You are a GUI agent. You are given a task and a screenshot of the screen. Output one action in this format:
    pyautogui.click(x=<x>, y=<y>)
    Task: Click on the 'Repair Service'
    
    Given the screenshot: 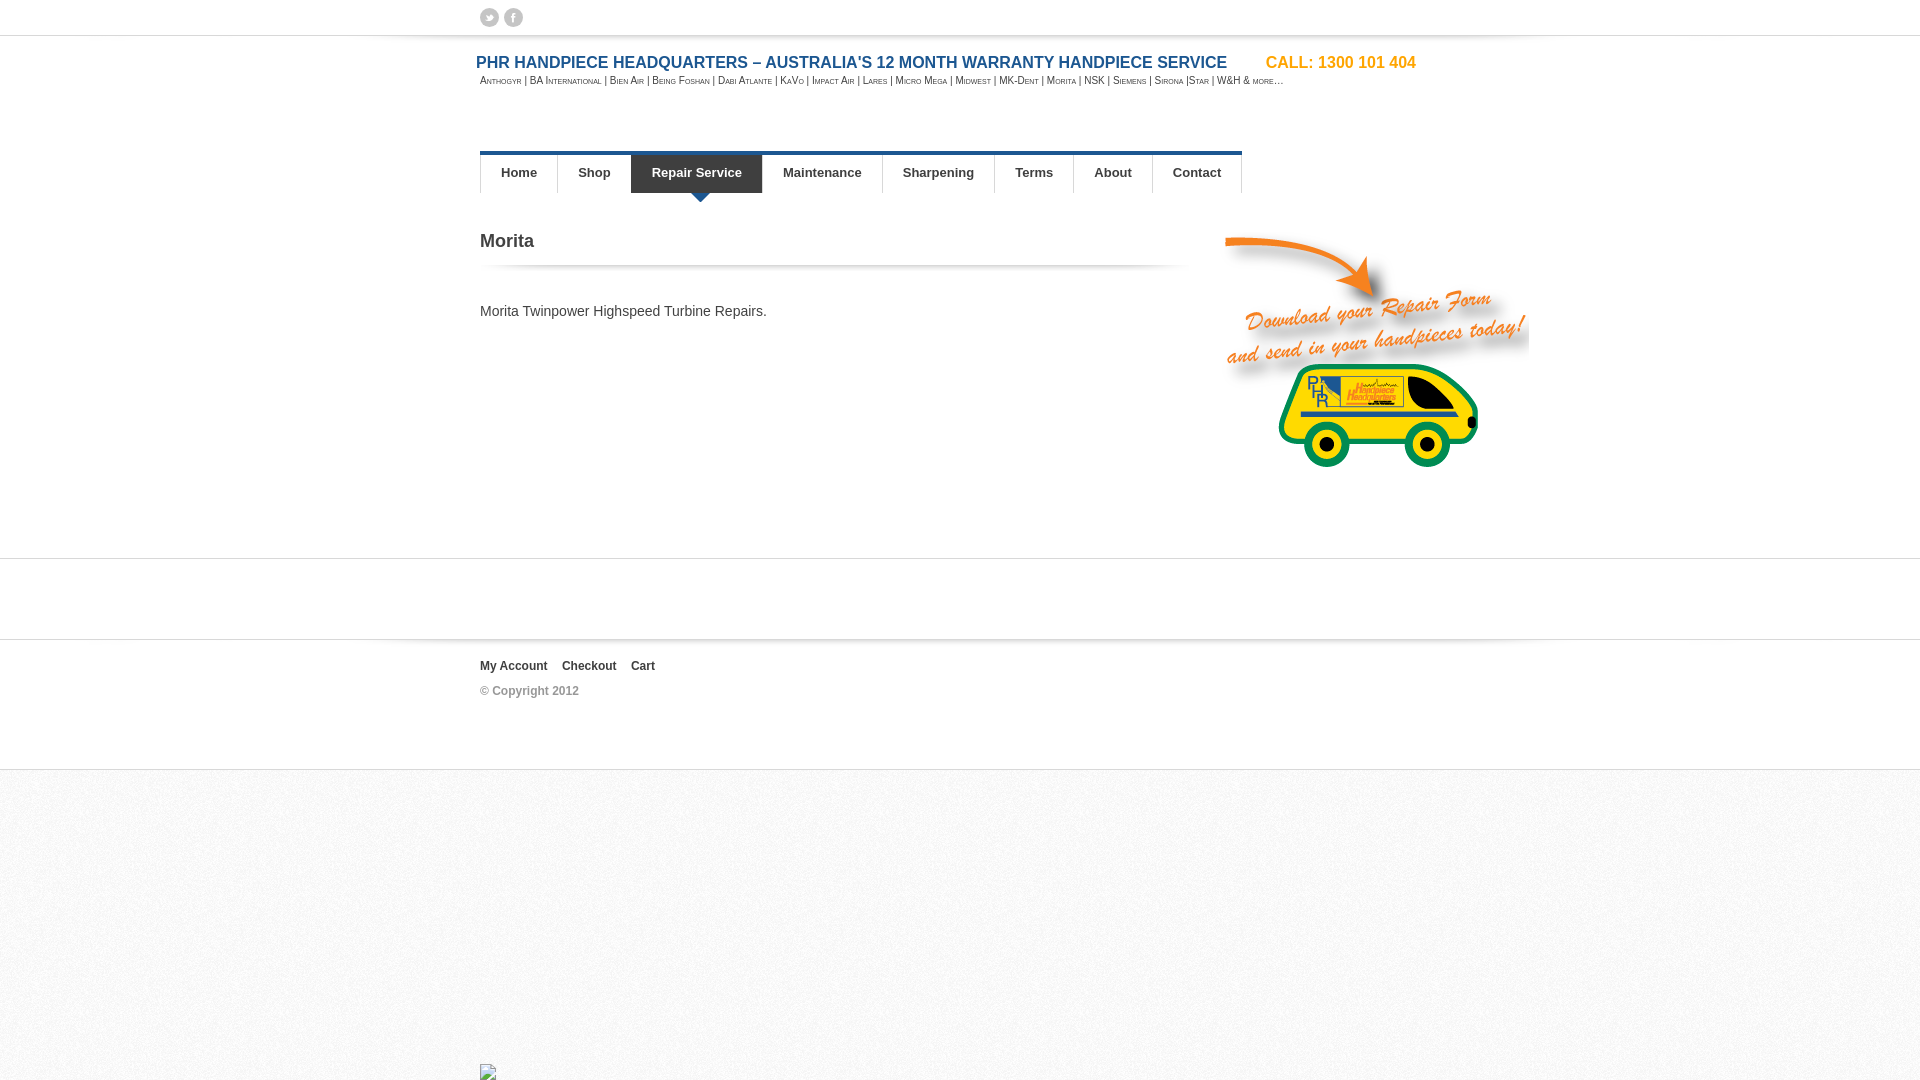 What is the action you would take?
    pyautogui.click(x=696, y=172)
    